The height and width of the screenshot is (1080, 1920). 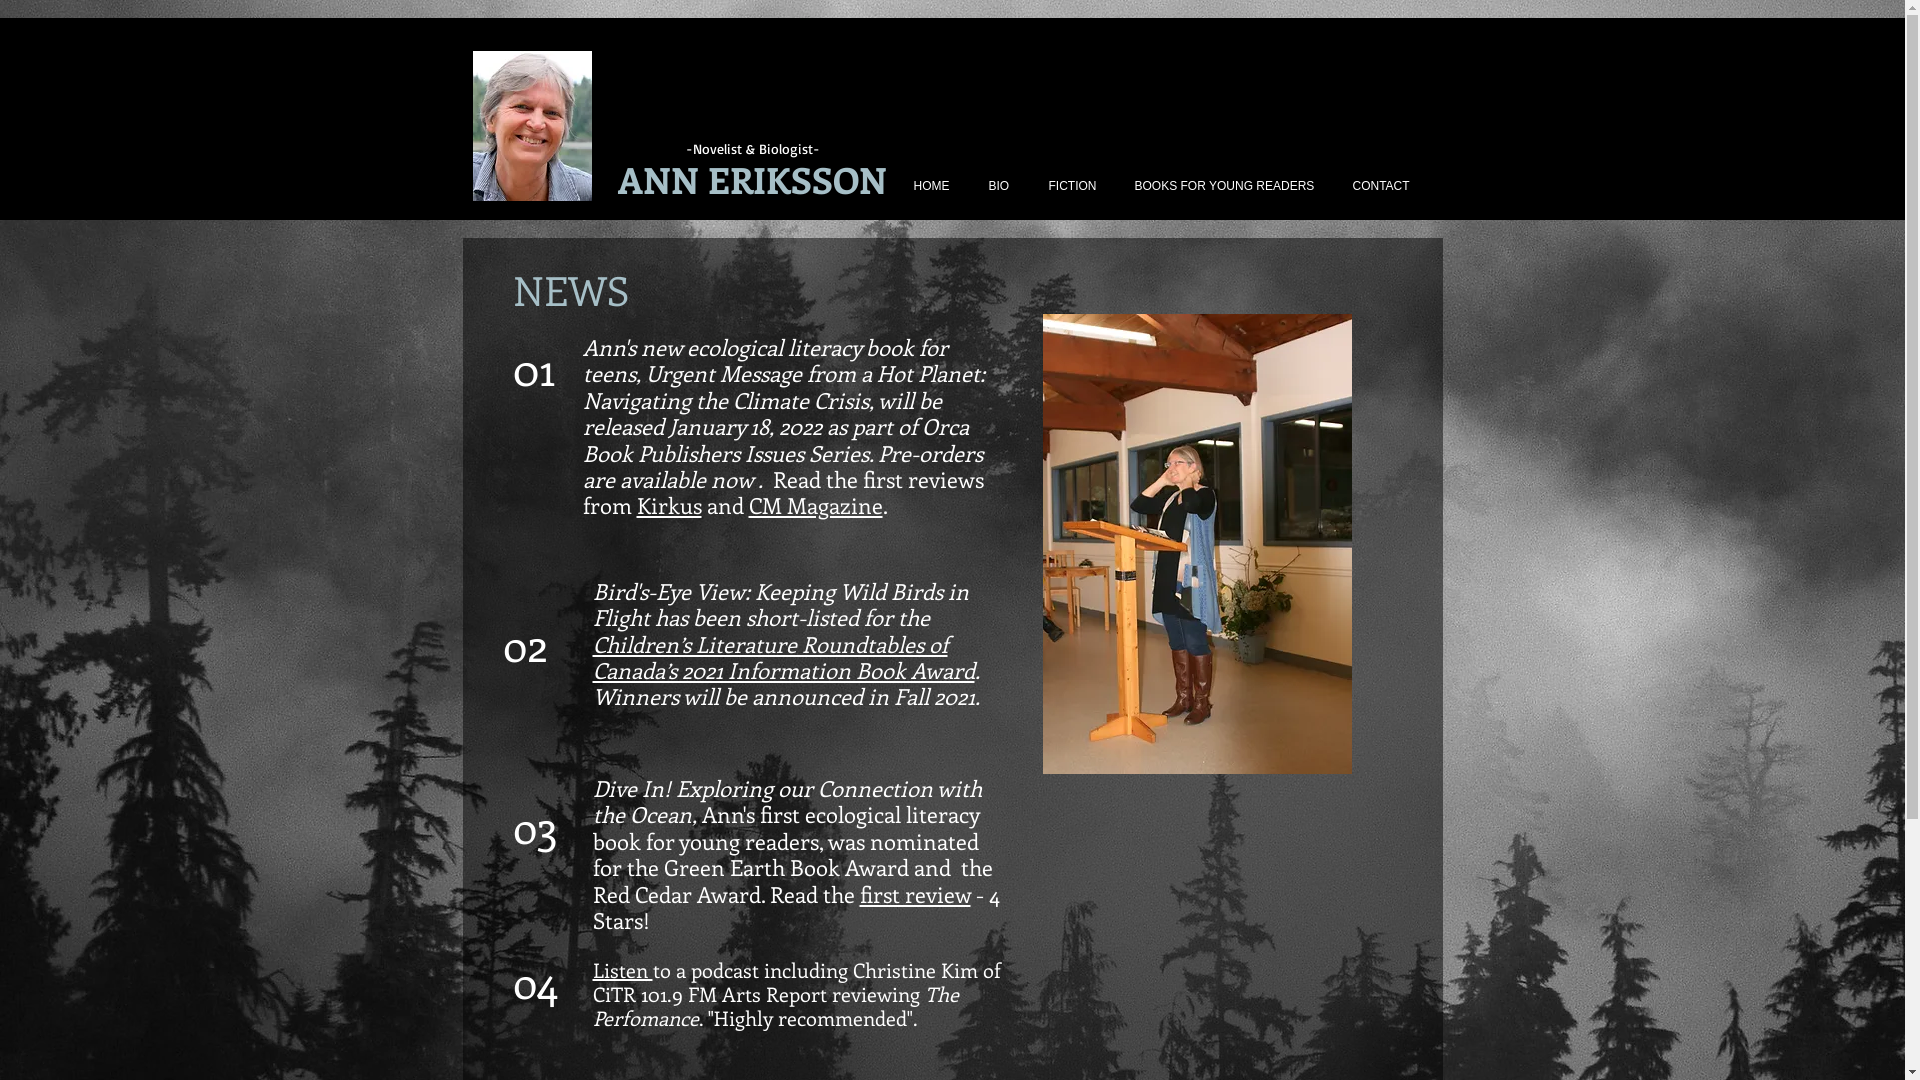 What do you see at coordinates (978, 186) in the screenshot?
I see `'BIO'` at bounding box center [978, 186].